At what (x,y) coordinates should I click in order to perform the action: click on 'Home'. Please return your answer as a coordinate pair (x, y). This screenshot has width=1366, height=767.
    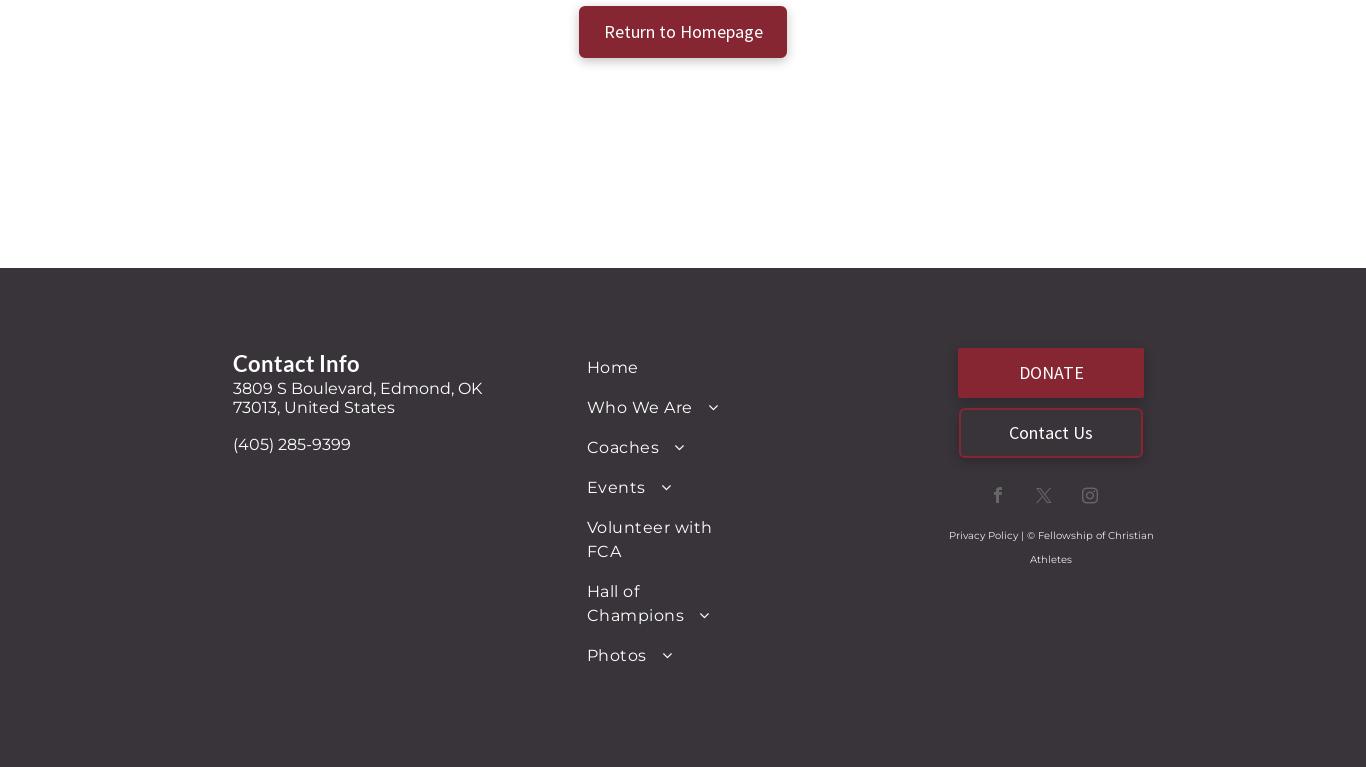
    Looking at the image, I should click on (611, 365).